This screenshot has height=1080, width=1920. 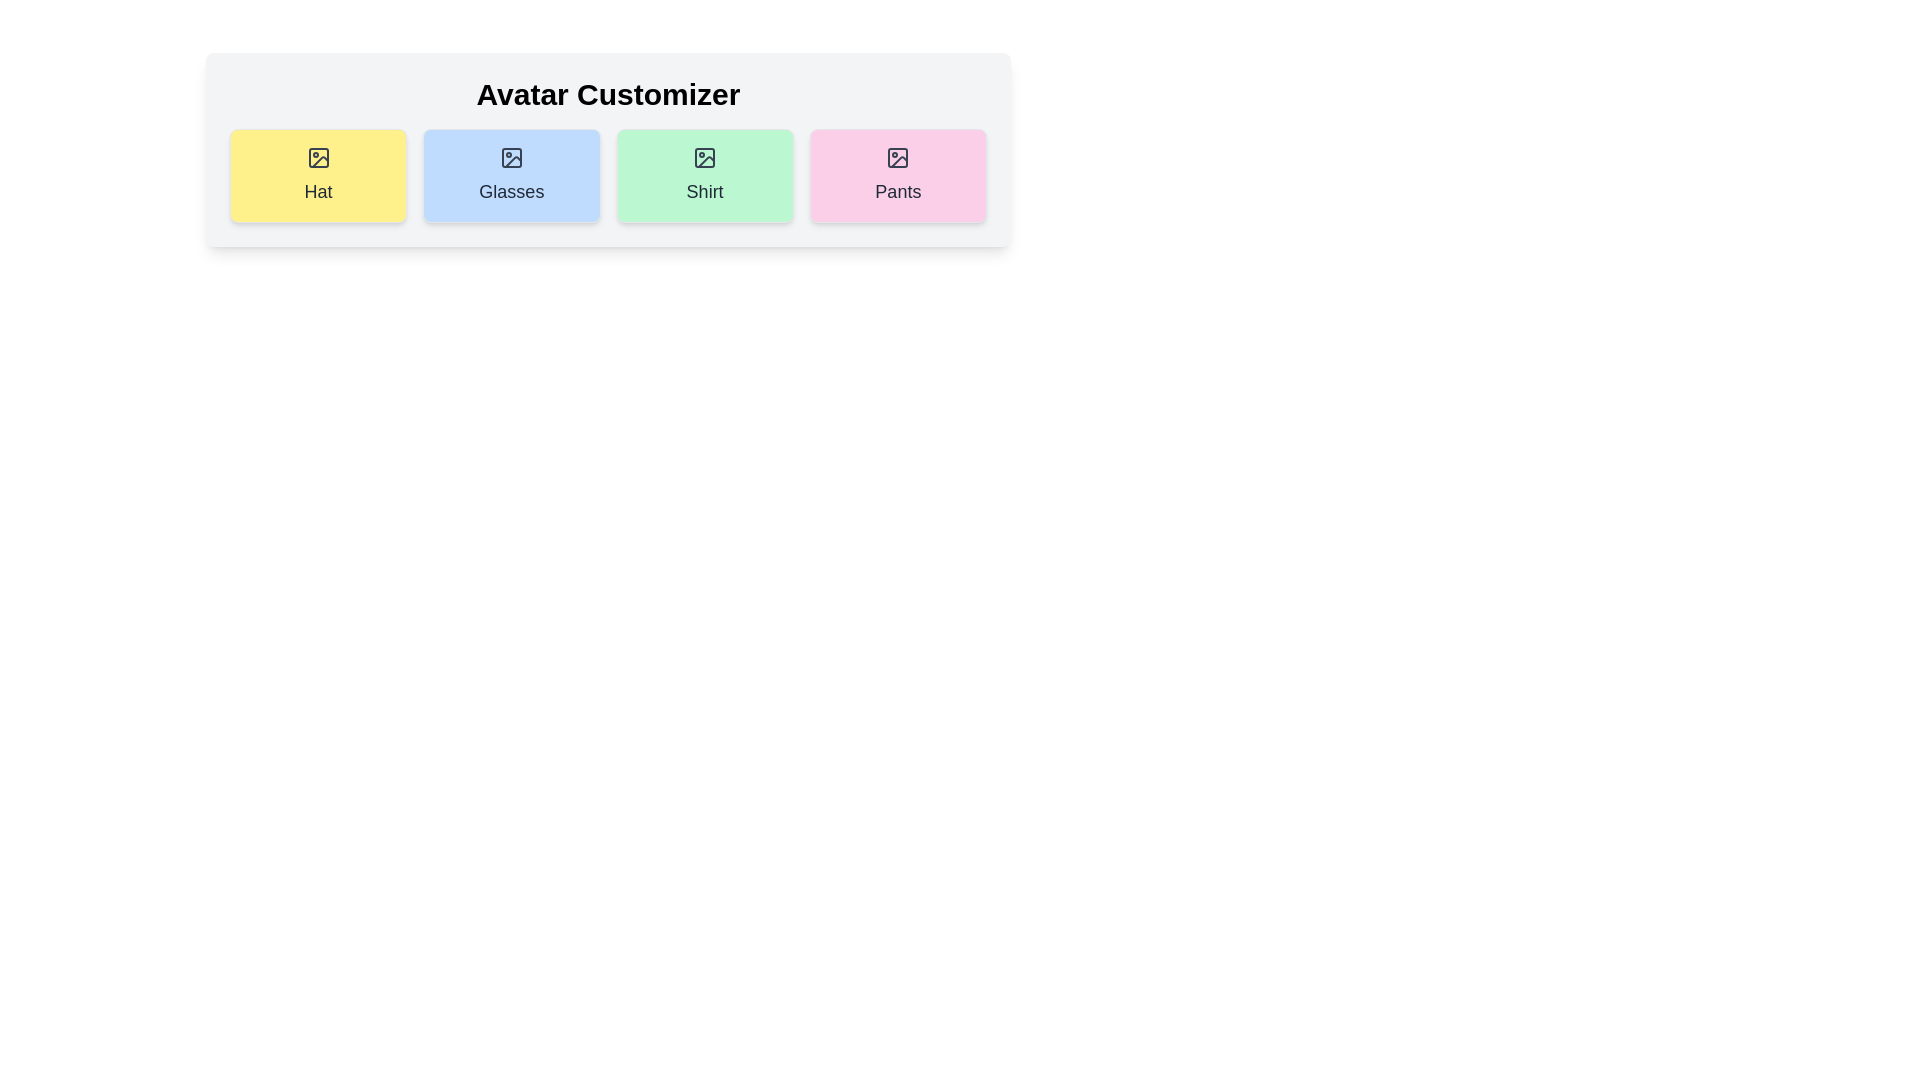 What do you see at coordinates (897, 175) in the screenshot?
I see `the 'Pants' button in the avatar customization interface` at bounding box center [897, 175].